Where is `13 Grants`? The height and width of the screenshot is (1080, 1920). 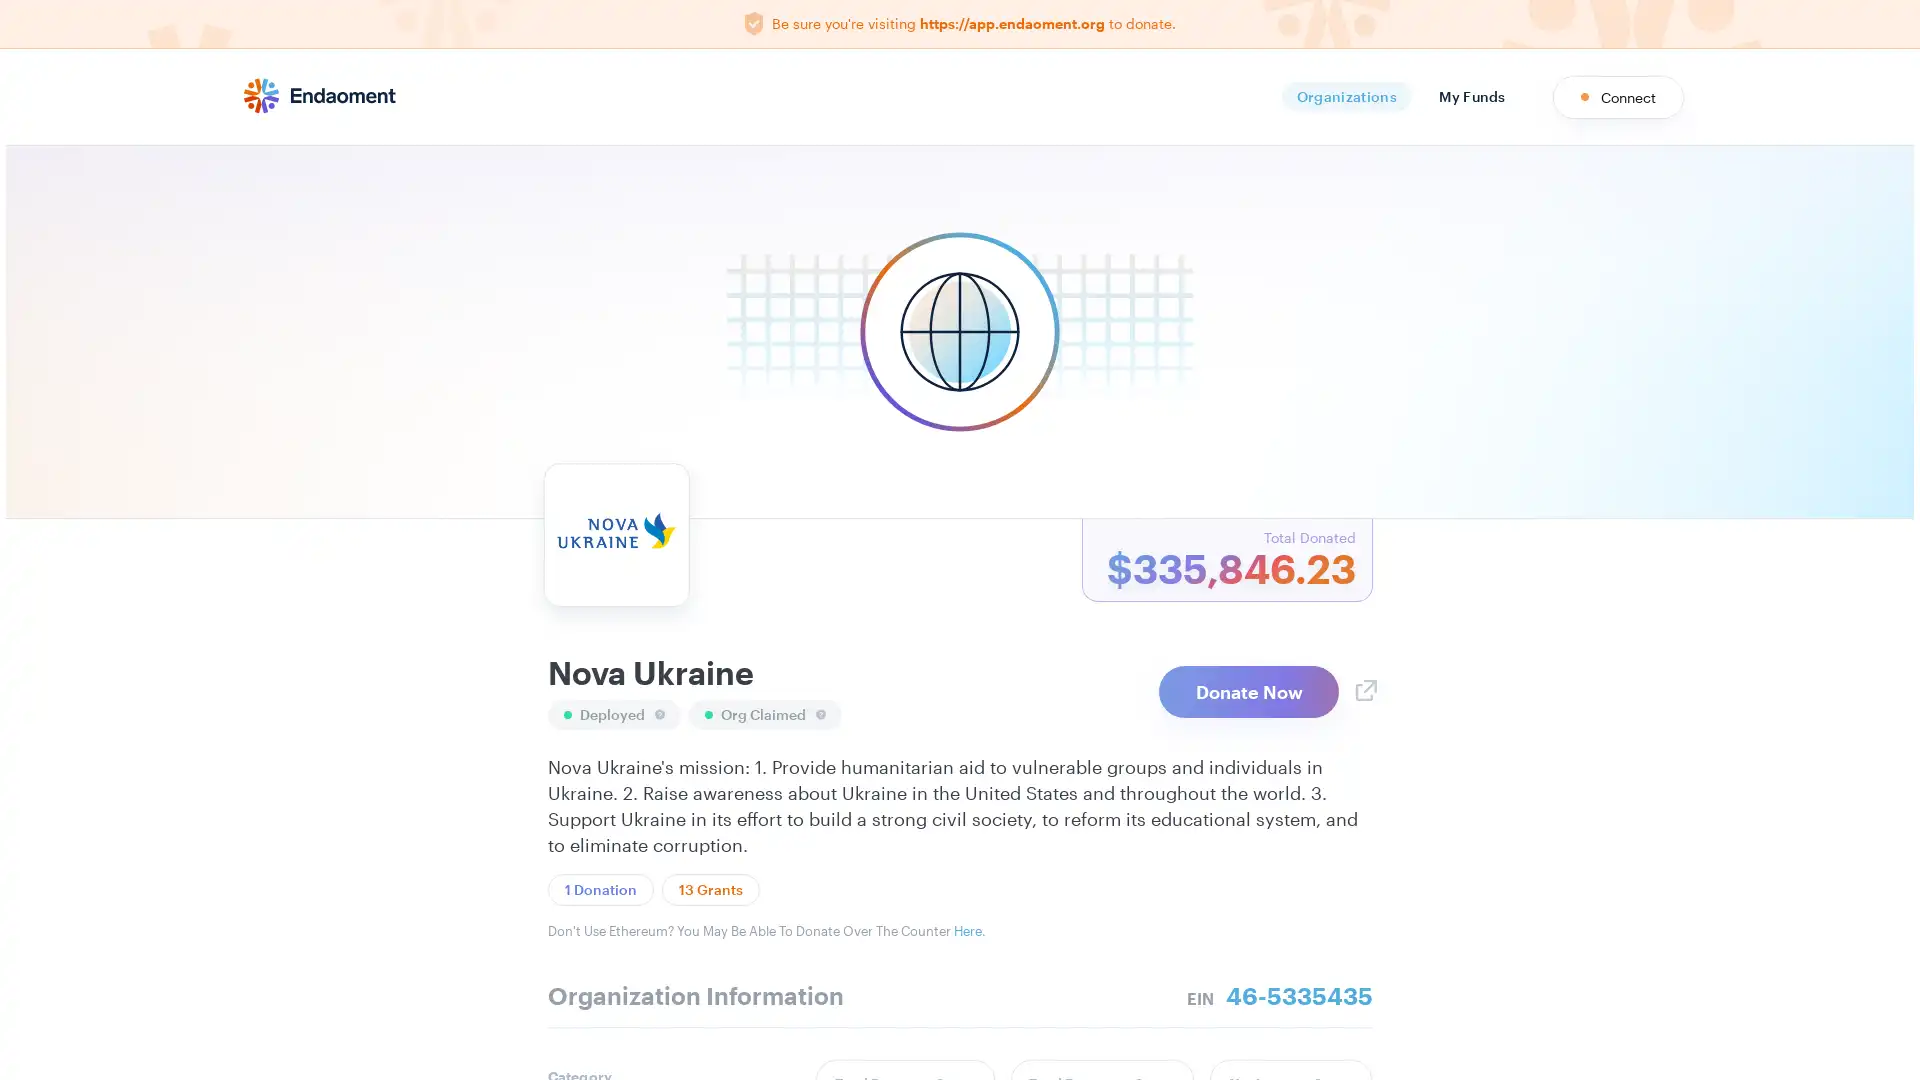
13 Grants is located at coordinates (710, 889).